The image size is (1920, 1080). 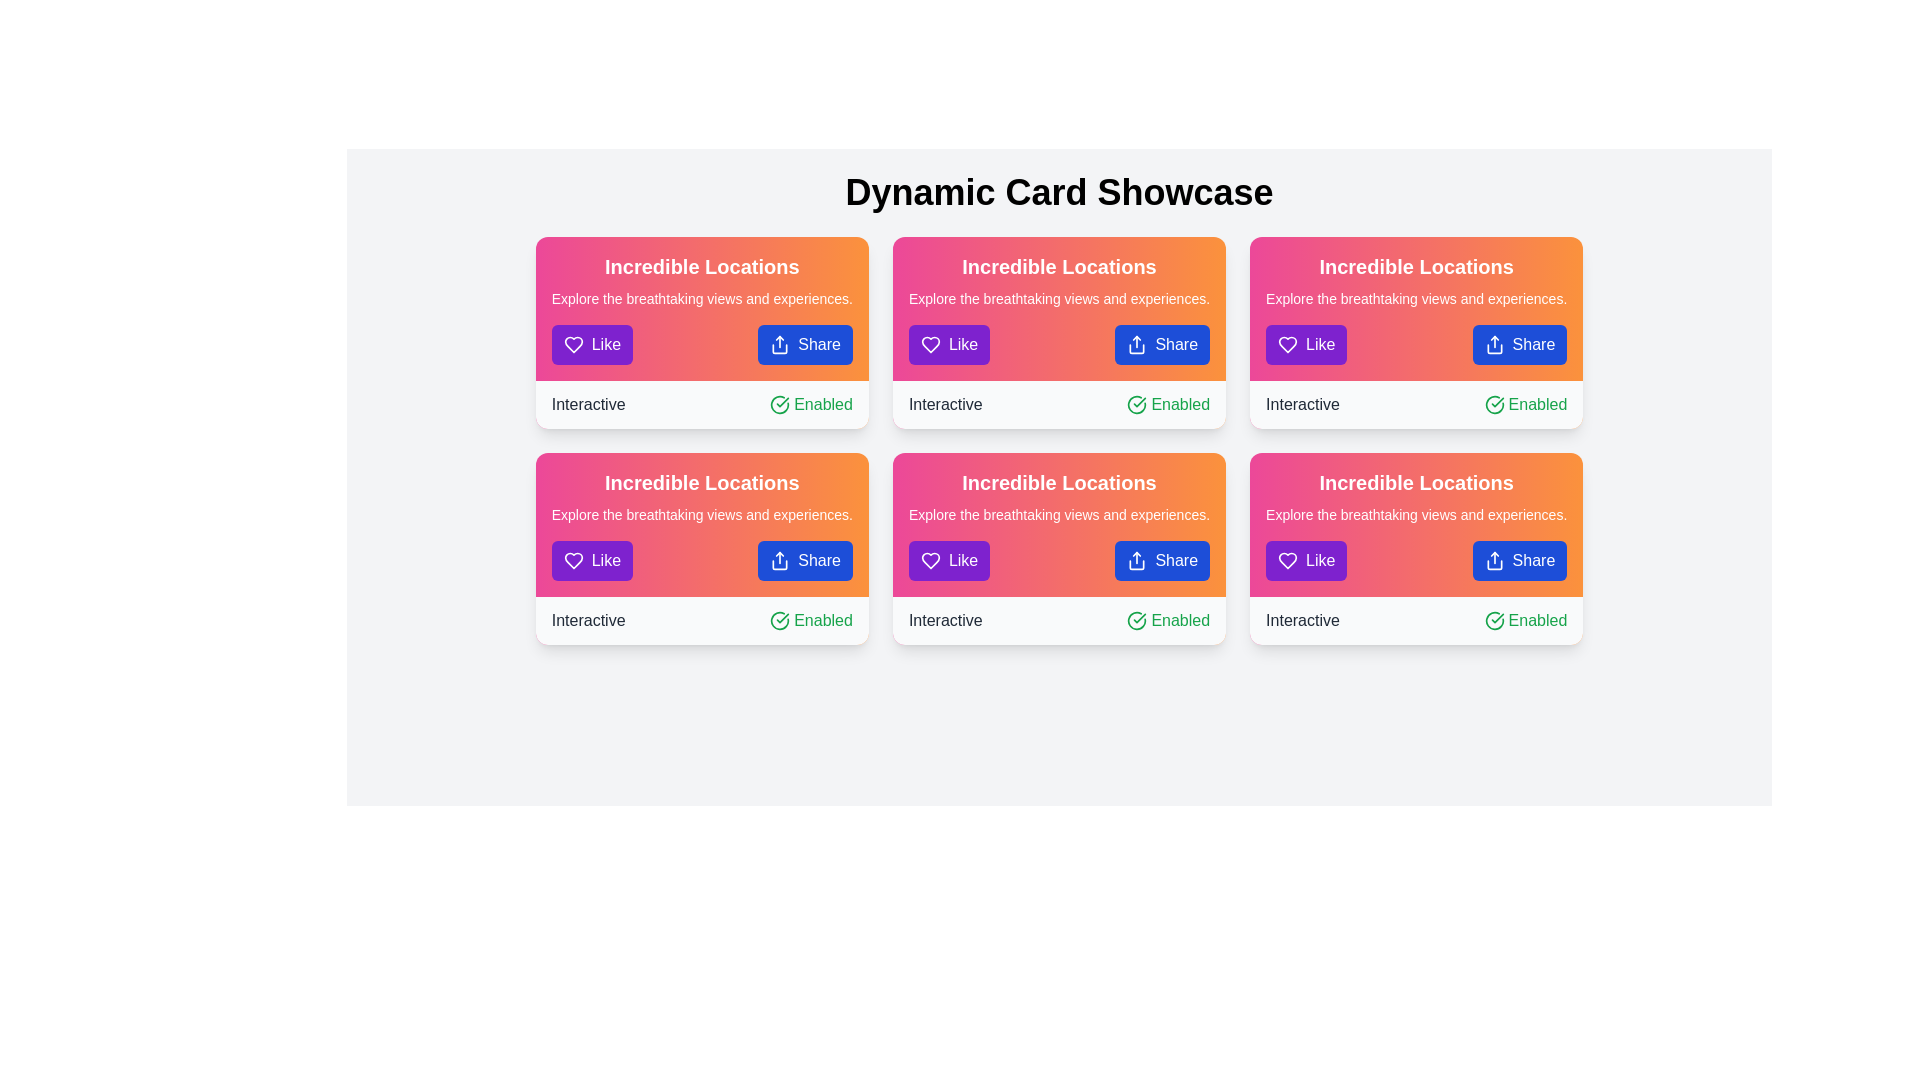 What do you see at coordinates (1302, 405) in the screenshot?
I see `text label displaying 'Interactive' located below the 'Like' and 'Share' buttons in the top row of the third card from the left` at bounding box center [1302, 405].